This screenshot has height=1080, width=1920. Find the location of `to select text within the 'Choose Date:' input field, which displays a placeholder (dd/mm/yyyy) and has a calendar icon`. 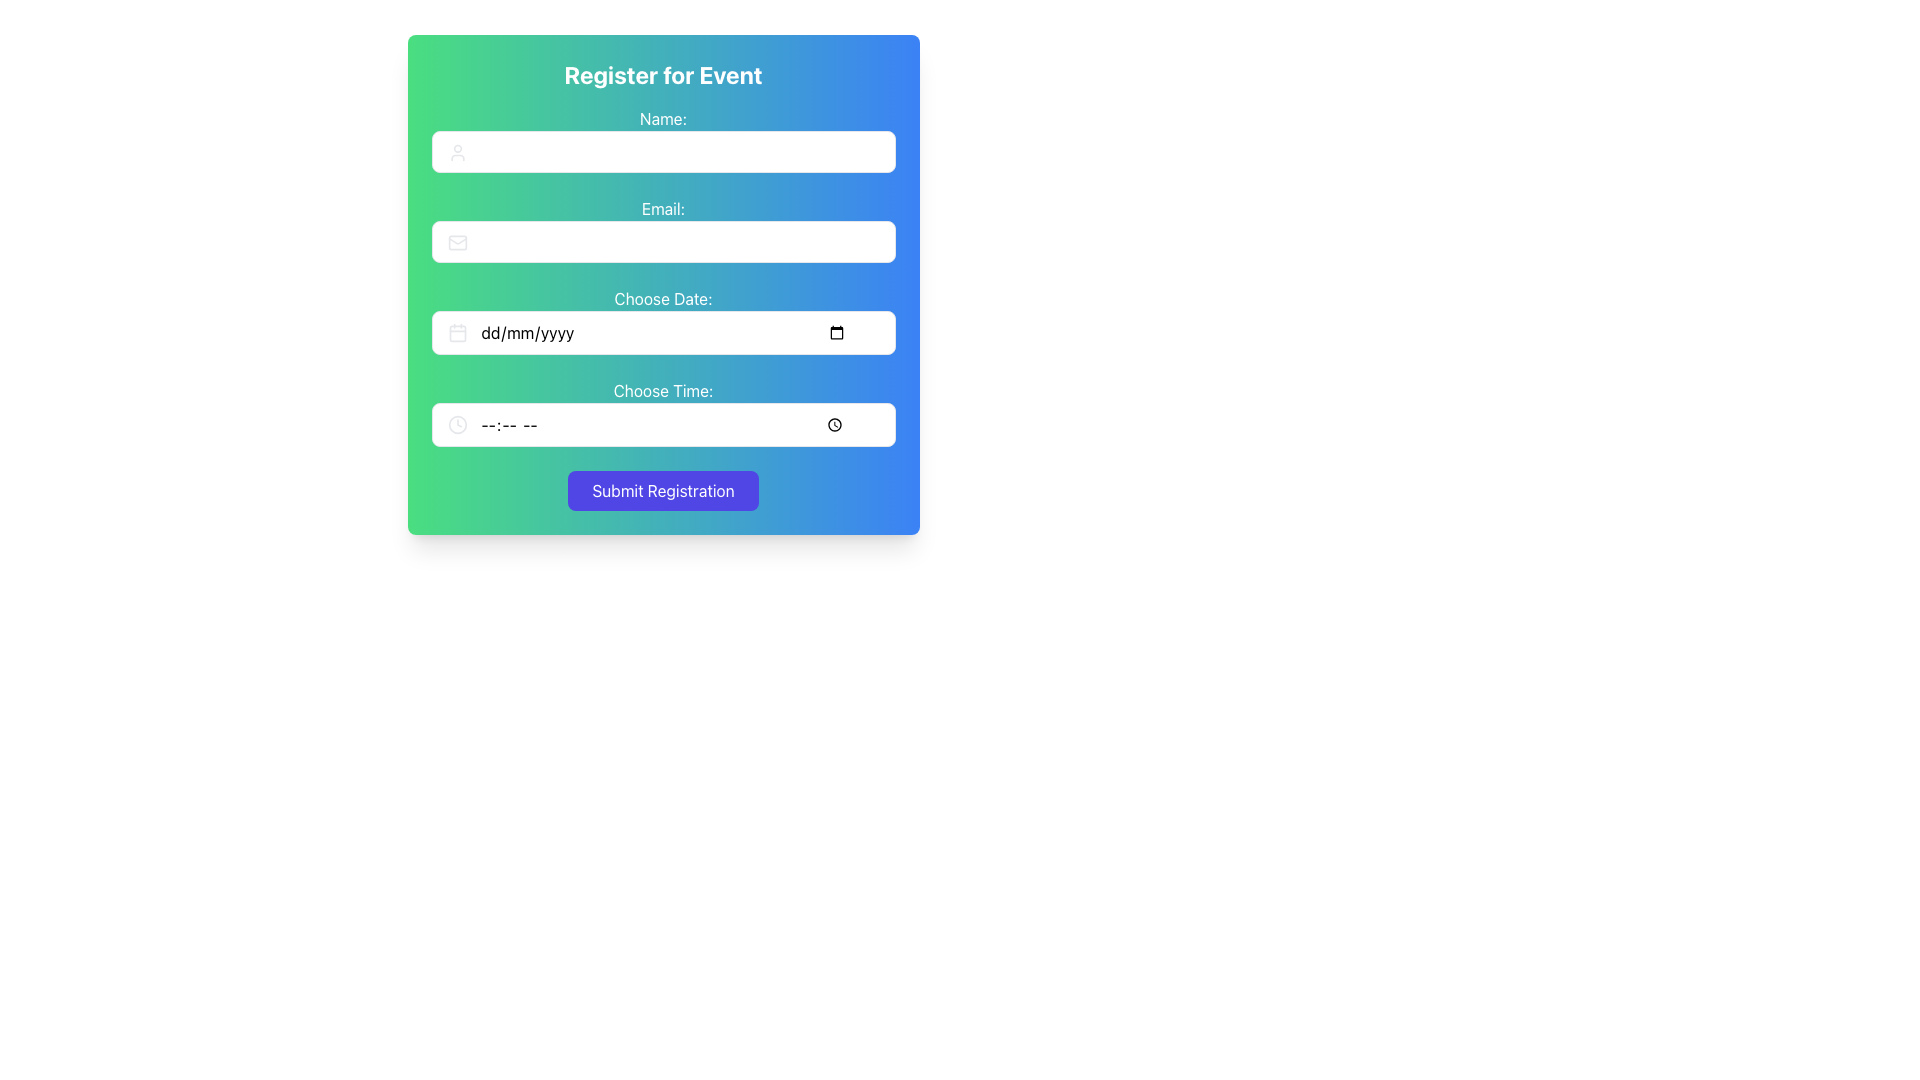

to select text within the 'Choose Date:' input field, which displays a placeholder (dd/mm/yyyy) and has a calendar icon is located at coordinates (663, 319).